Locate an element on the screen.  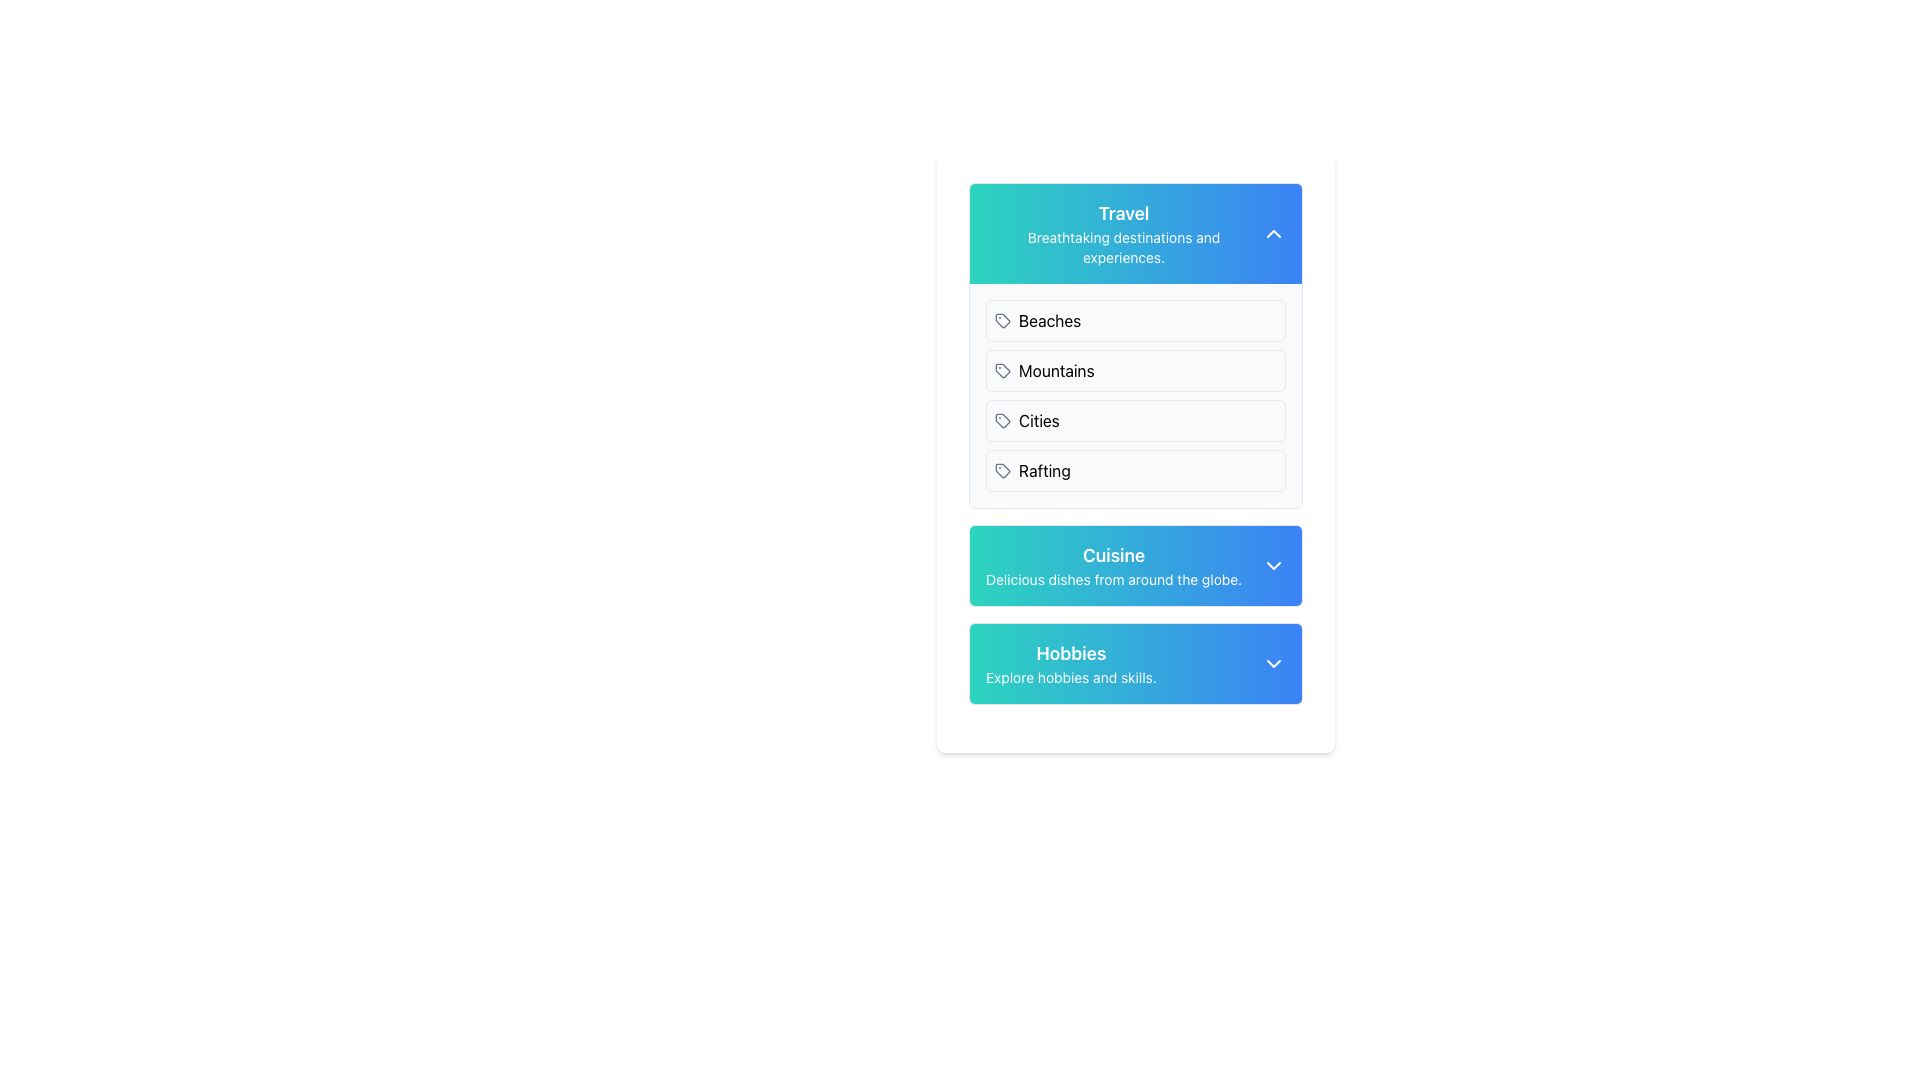
the 'Cities' button in the travel options list is located at coordinates (1136, 419).